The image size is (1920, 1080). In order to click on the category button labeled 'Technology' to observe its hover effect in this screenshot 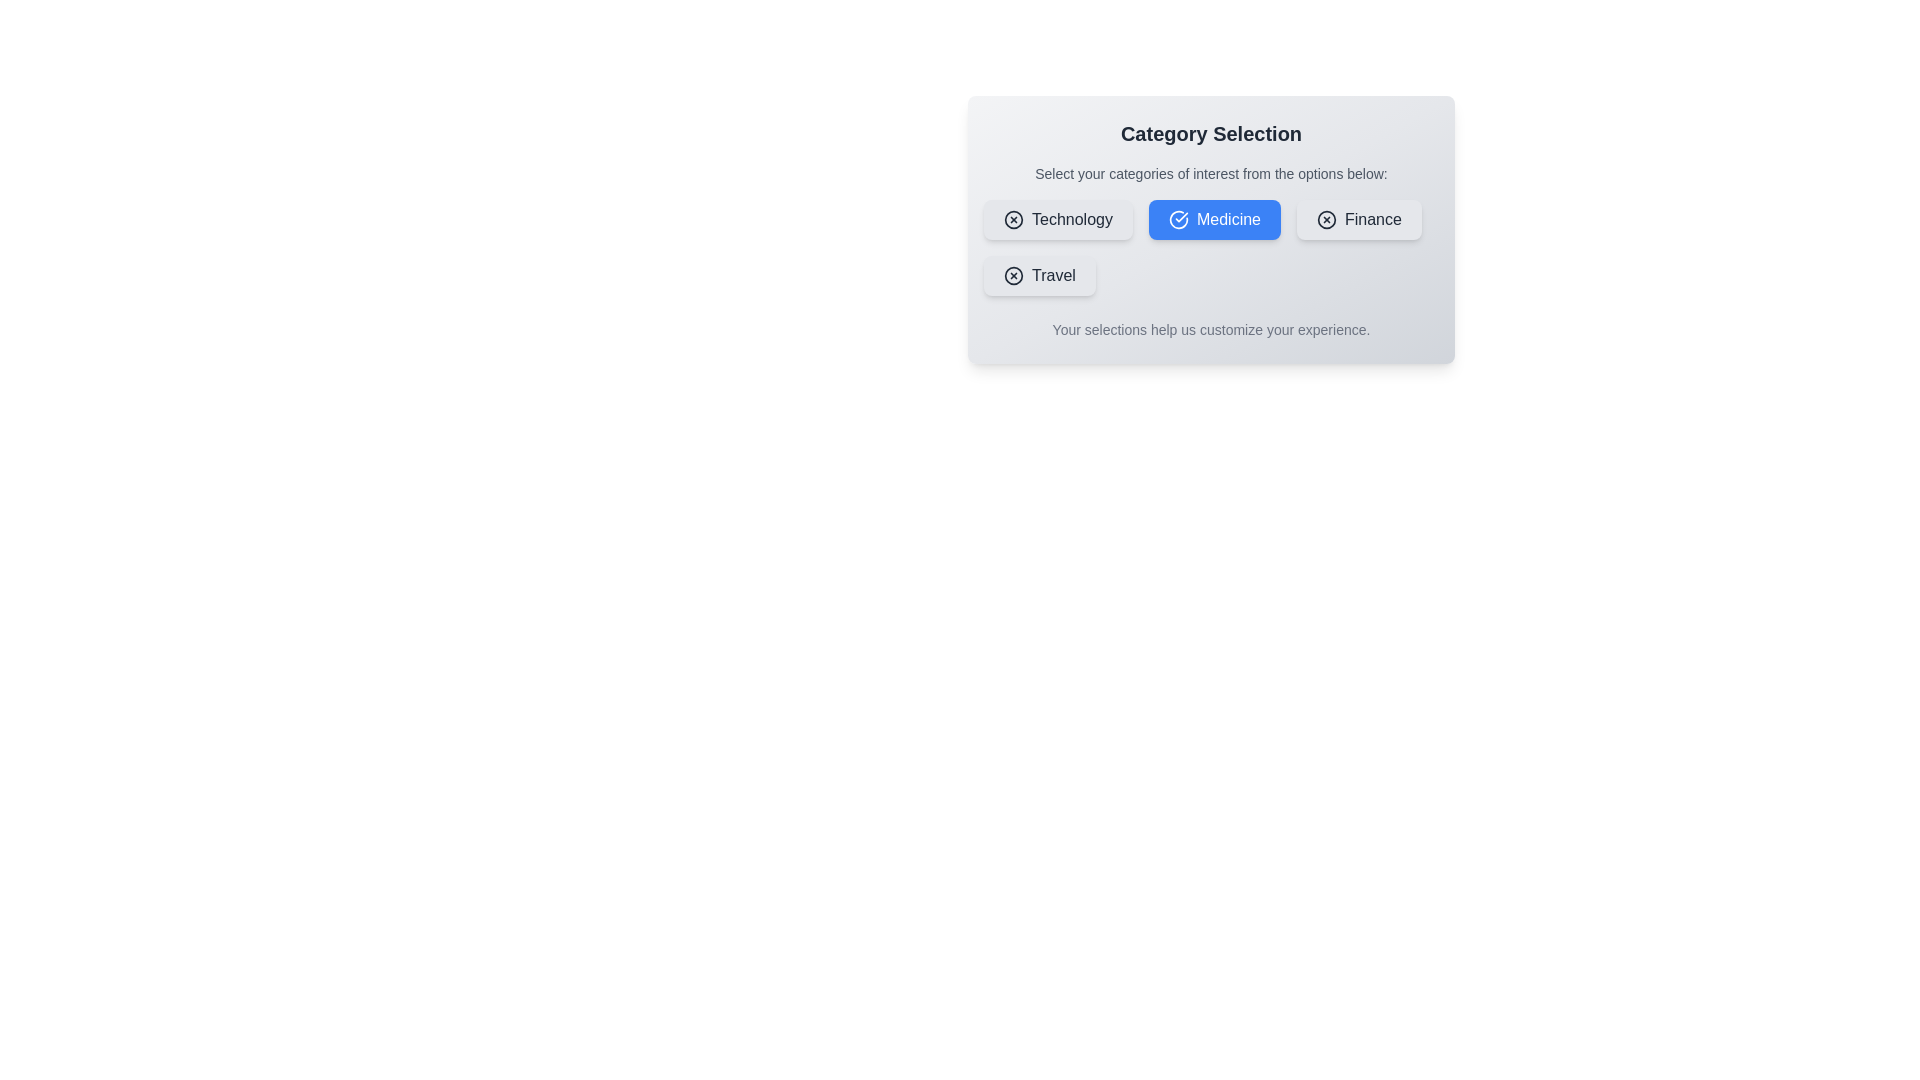, I will do `click(1056, 219)`.